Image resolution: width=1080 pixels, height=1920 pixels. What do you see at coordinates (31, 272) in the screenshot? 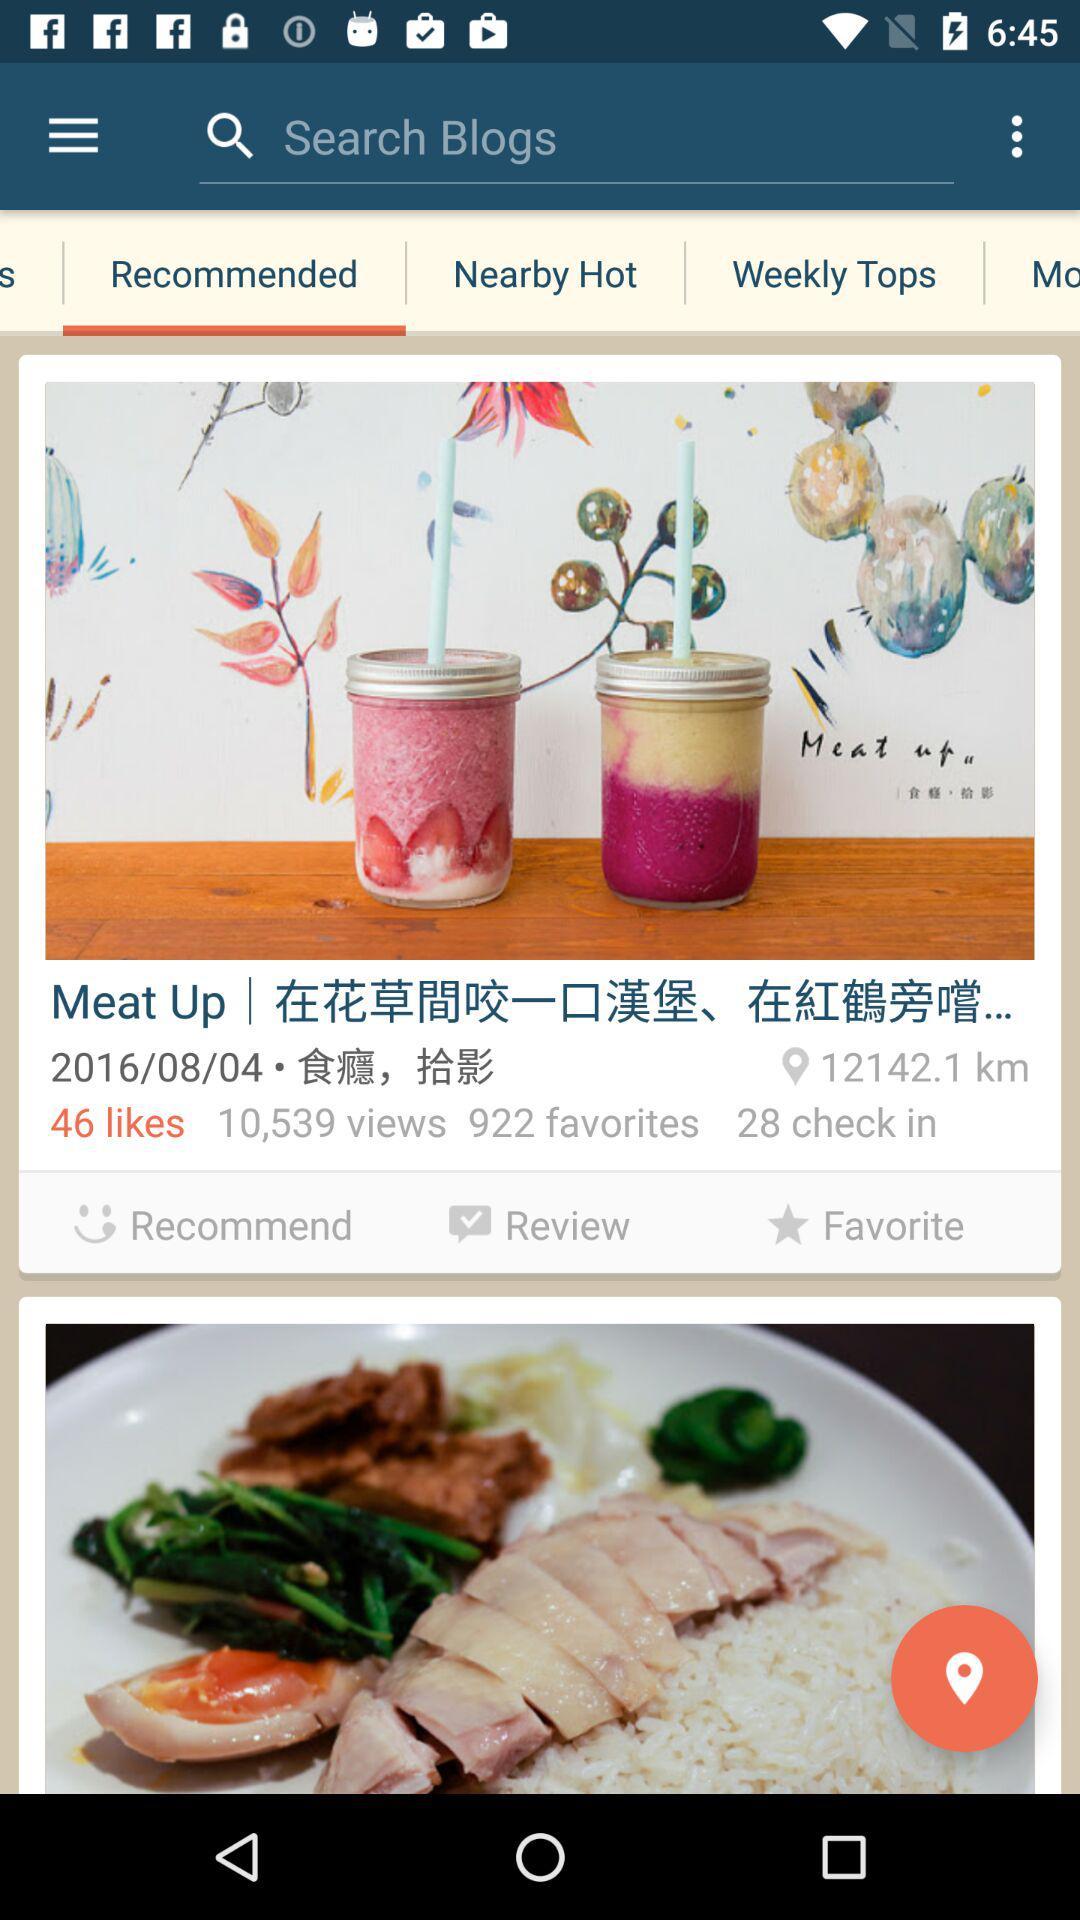
I see `item next to the recommended icon` at bounding box center [31, 272].